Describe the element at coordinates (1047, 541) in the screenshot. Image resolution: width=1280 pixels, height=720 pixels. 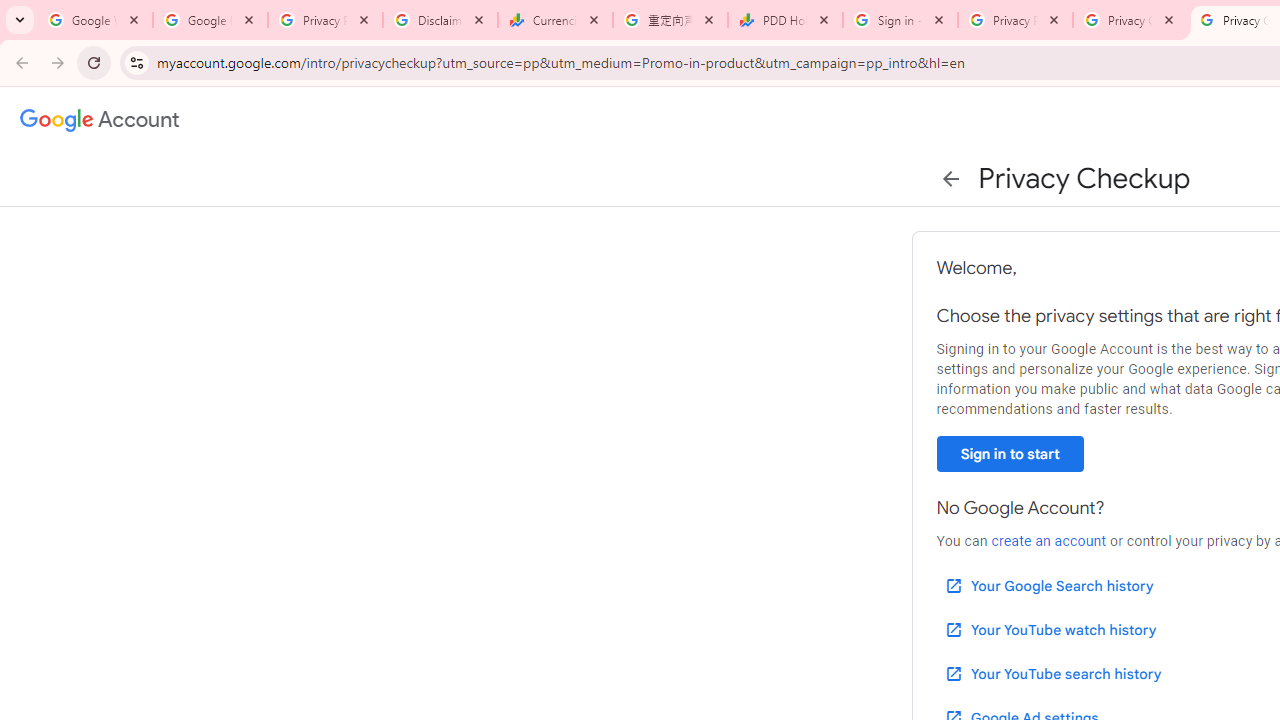
I see `'create an account'` at that location.